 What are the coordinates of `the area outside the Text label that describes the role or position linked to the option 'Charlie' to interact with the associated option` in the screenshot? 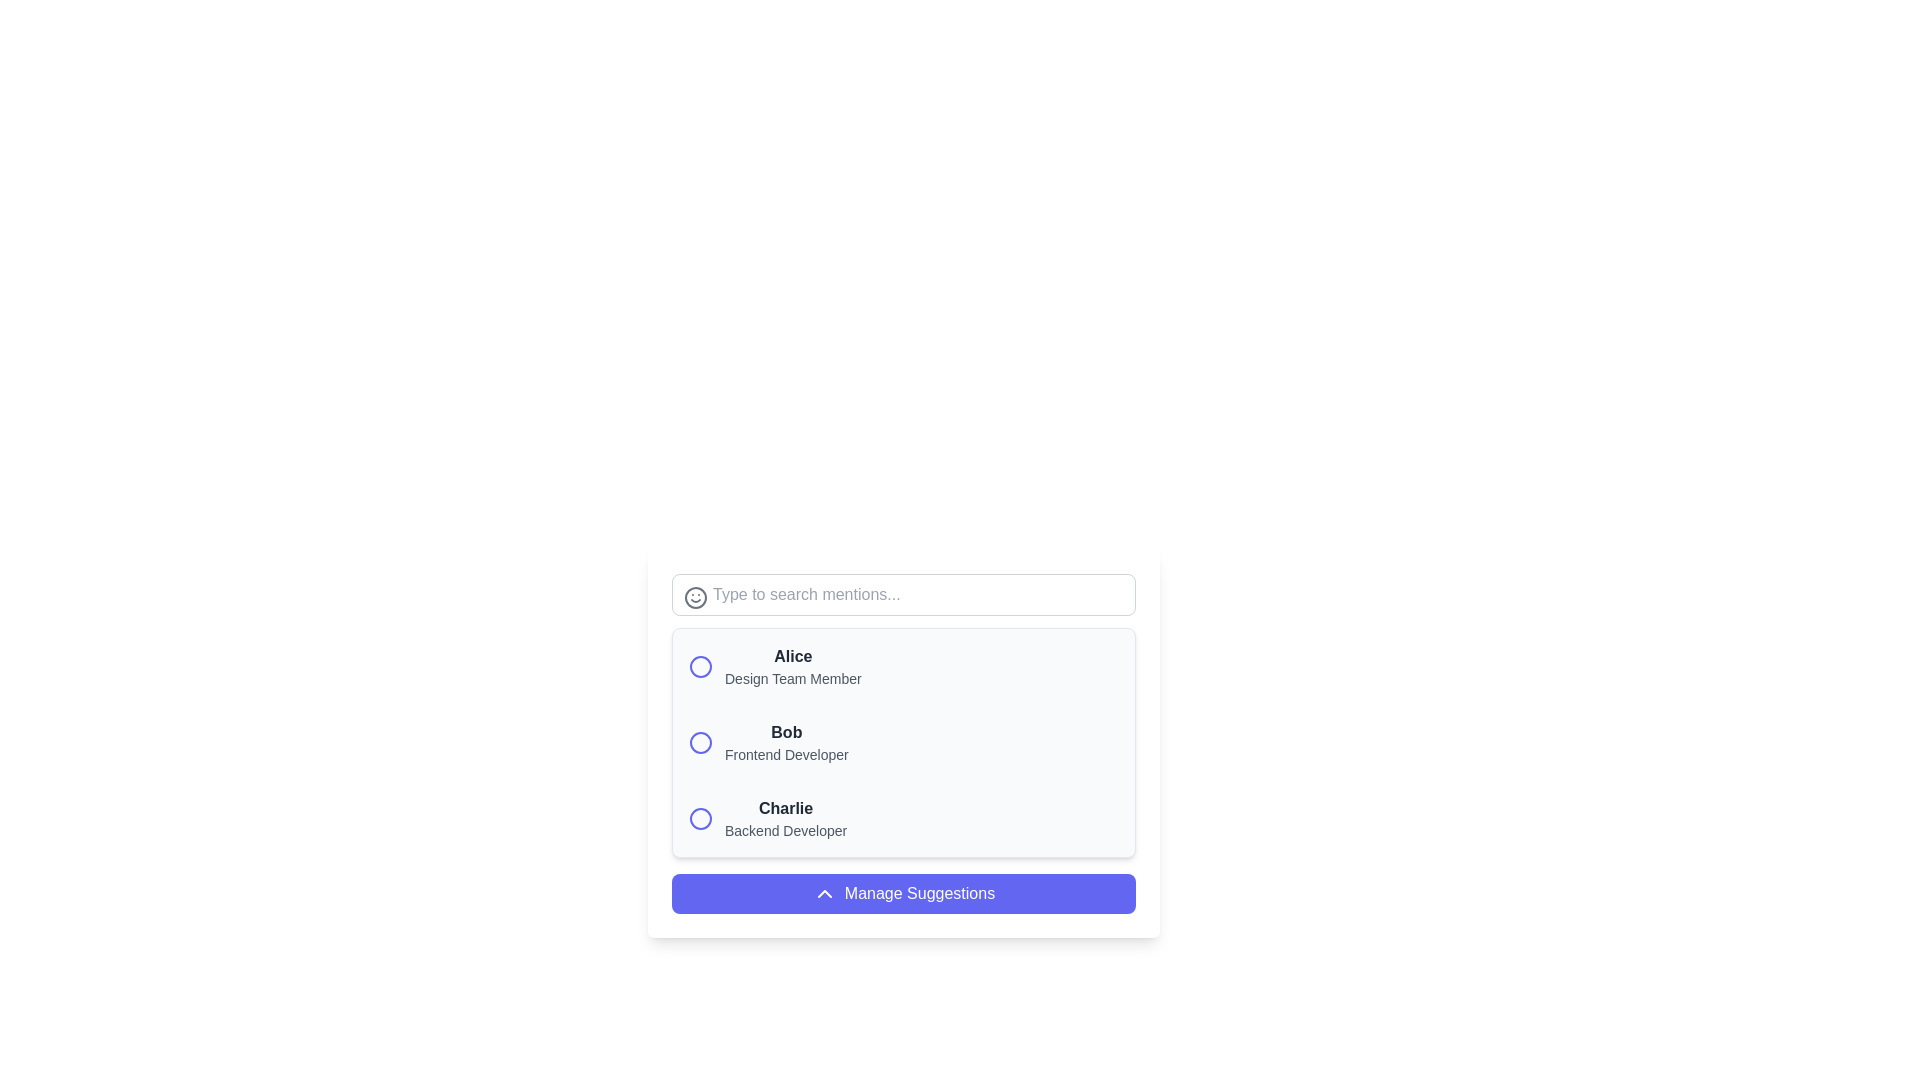 It's located at (785, 830).